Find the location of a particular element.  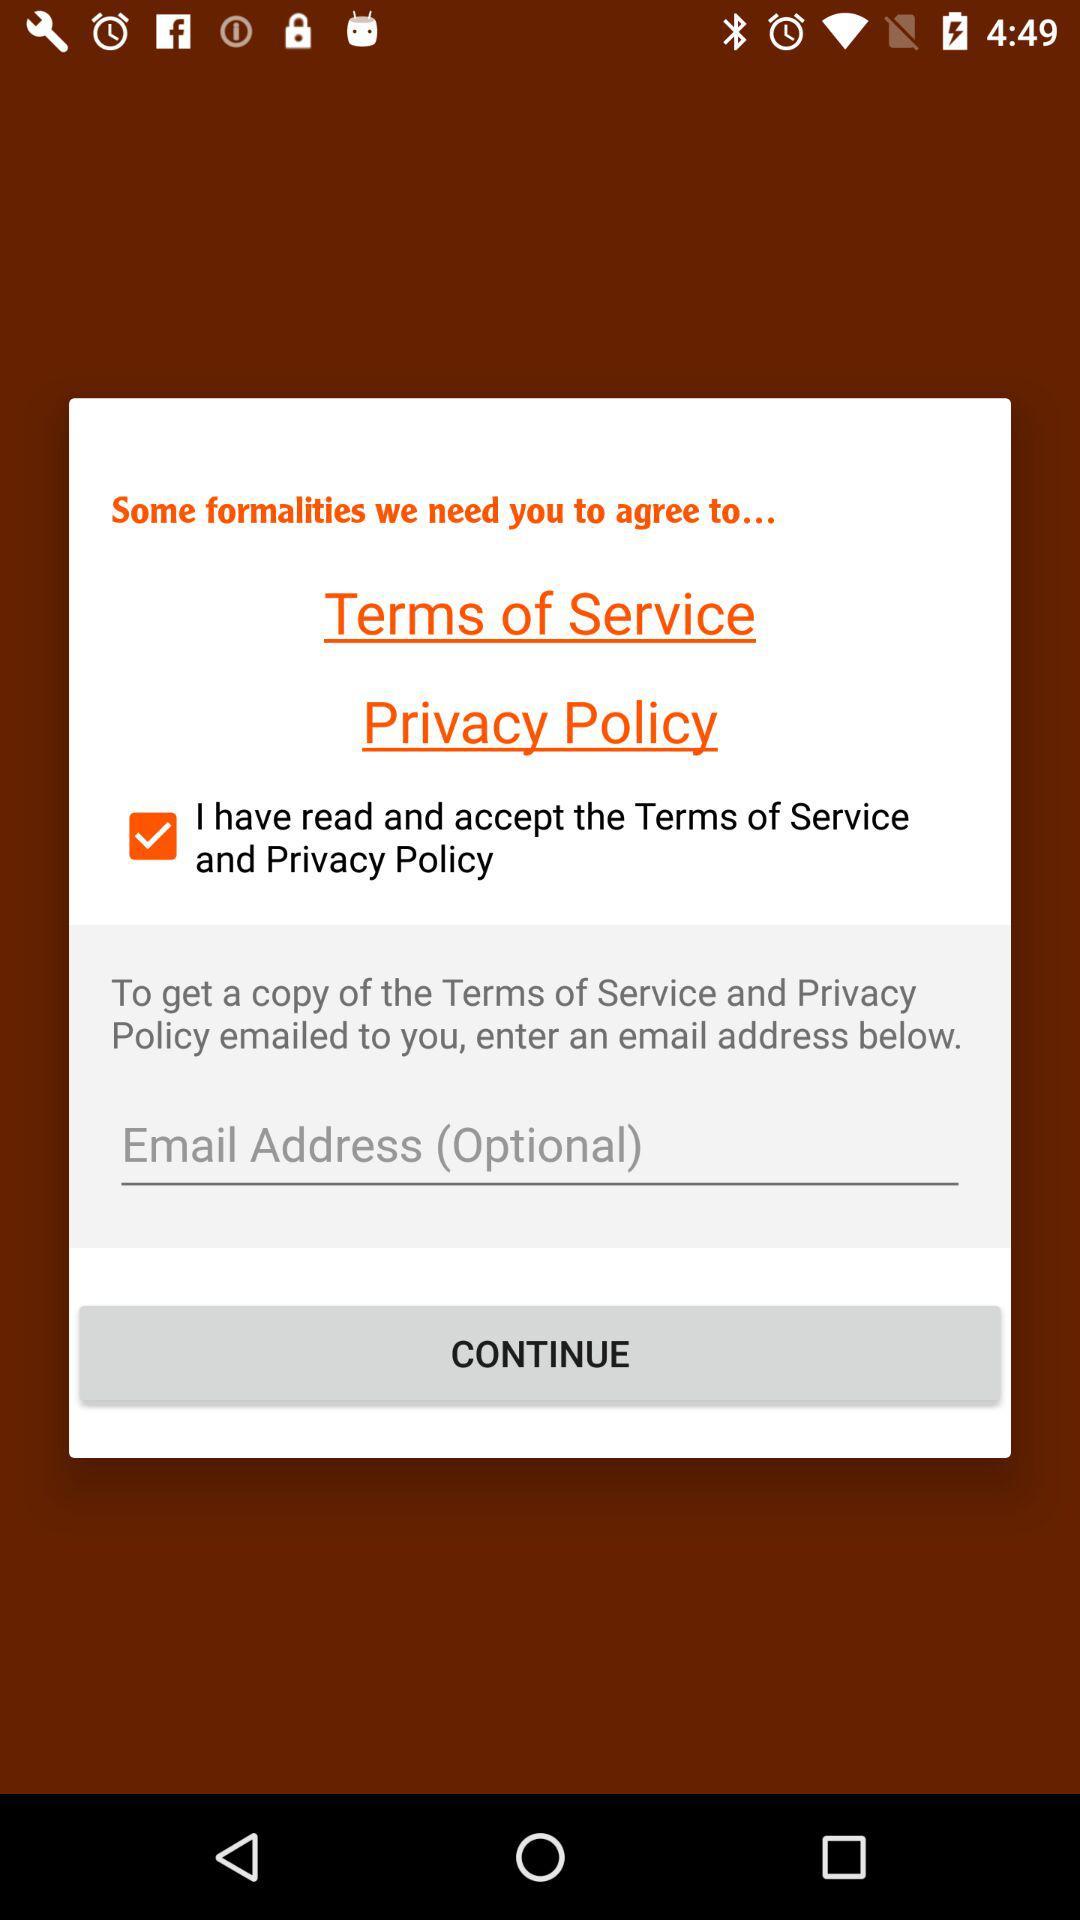

icon above the to get a icon is located at coordinates (540, 836).